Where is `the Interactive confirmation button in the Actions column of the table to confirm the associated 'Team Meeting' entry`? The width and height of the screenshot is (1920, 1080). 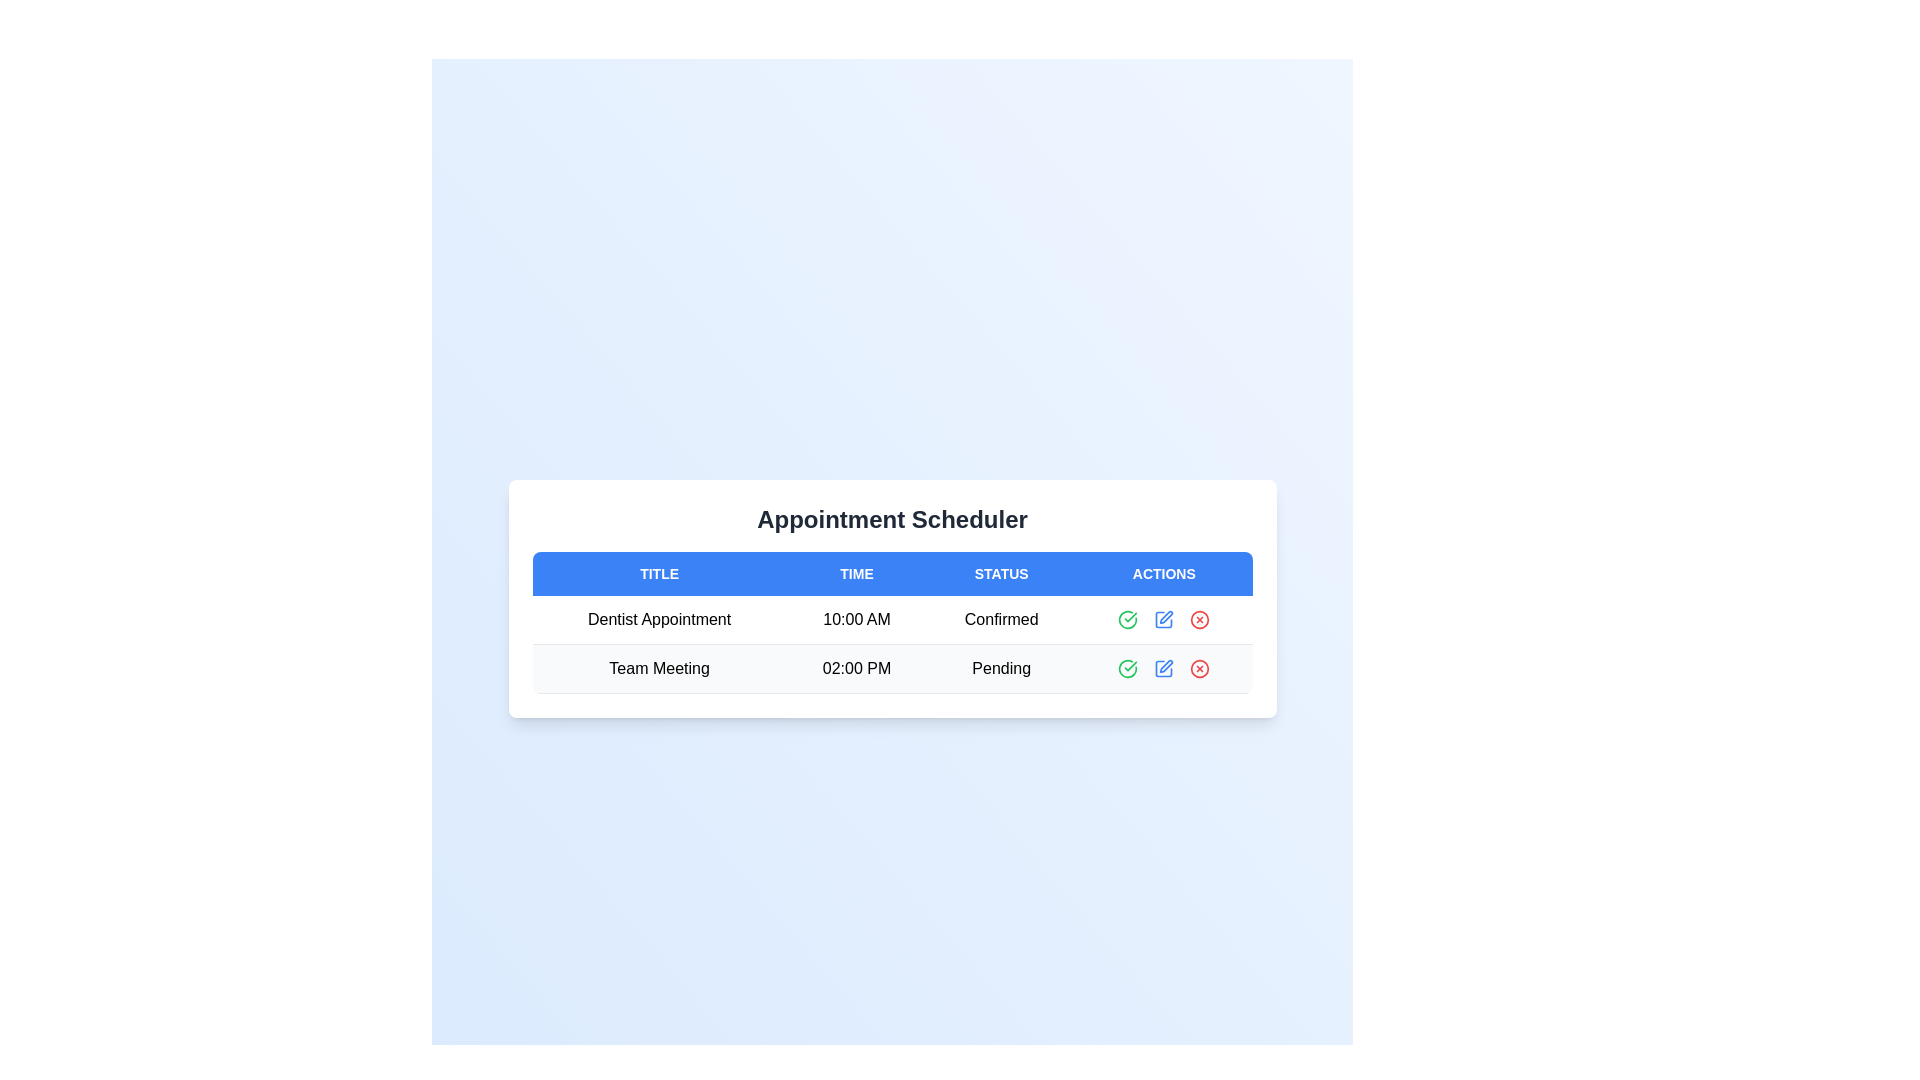
the Interactive confirmation button in the Actions column of the table to confirm the associated 'Team Meeting' entry is located at coordinates (1128, 619).